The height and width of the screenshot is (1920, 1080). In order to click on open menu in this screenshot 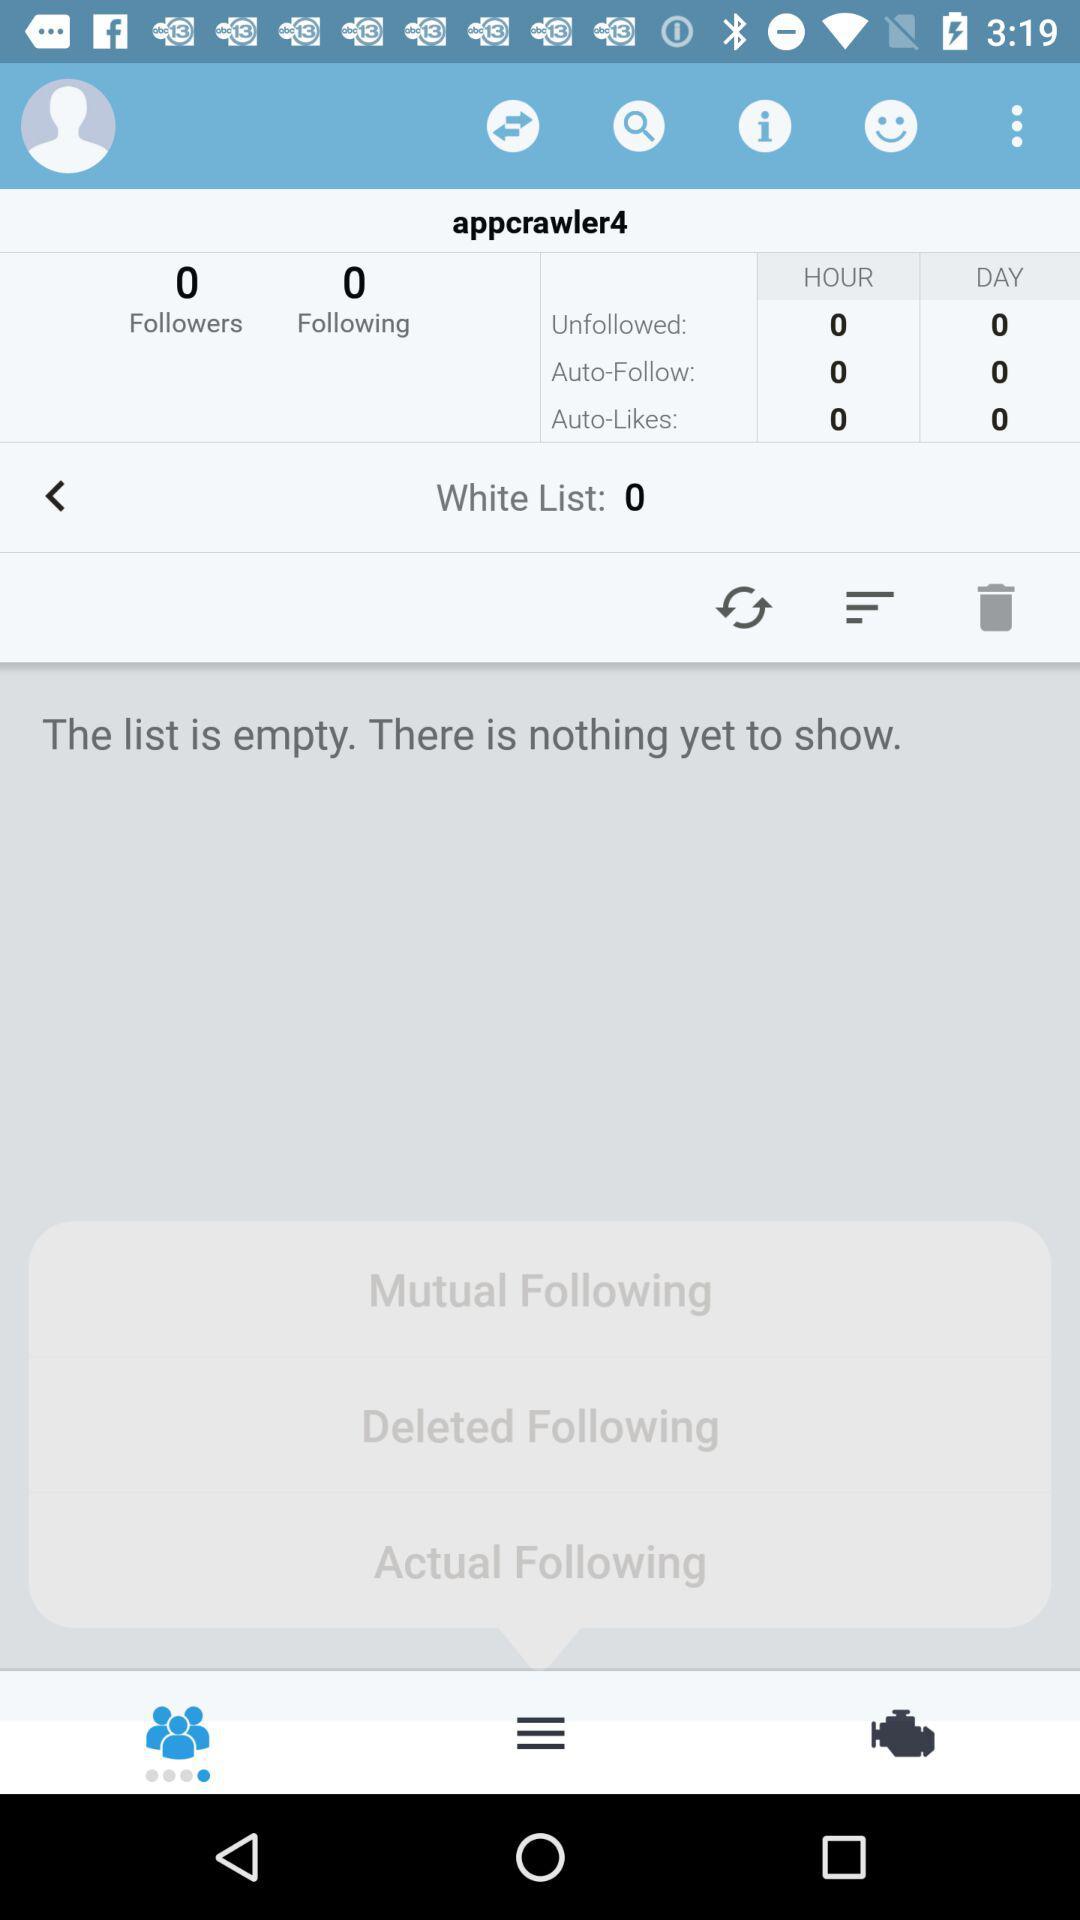, I will do `click(540, 1730)`.